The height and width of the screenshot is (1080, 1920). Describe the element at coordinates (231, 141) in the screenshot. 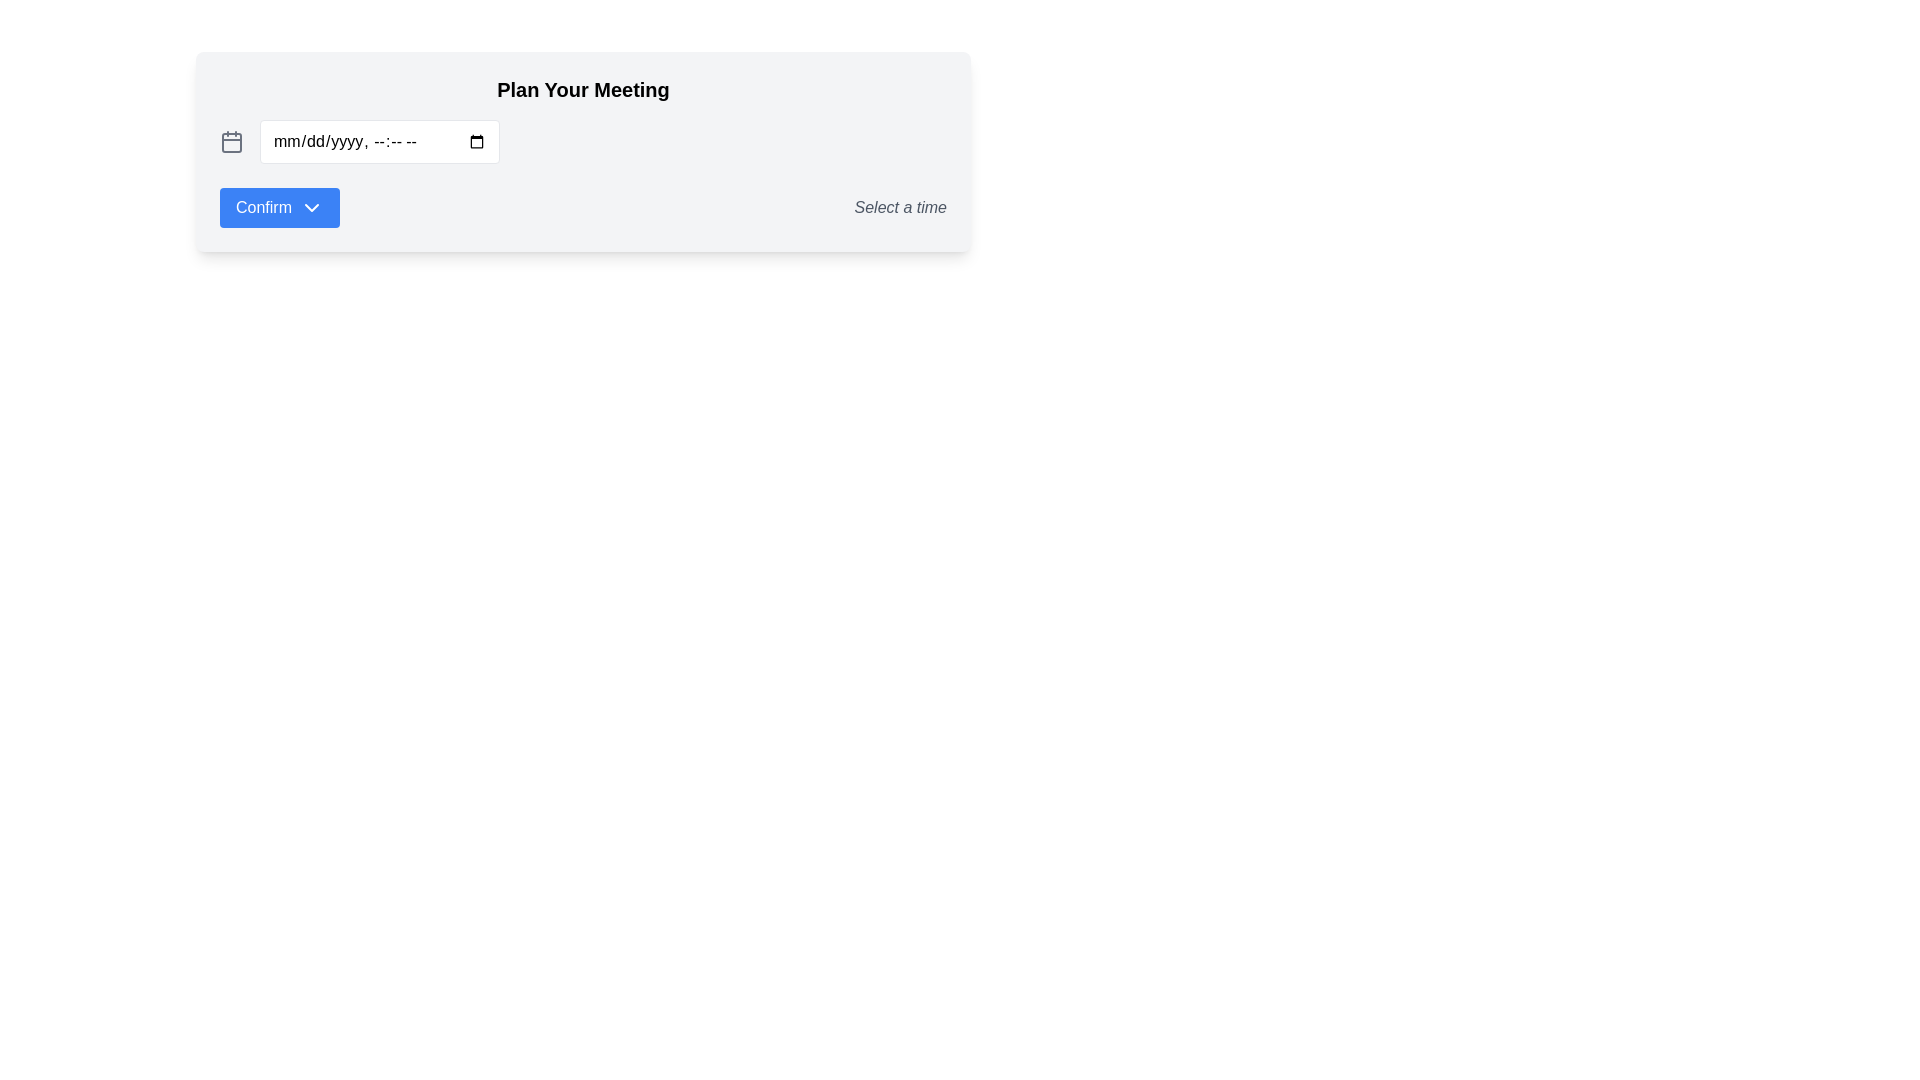

I see `the calendar icon which is a rectangle with rounded corners, centrally positioned within its frame, located to the left of the date input field` at that location.